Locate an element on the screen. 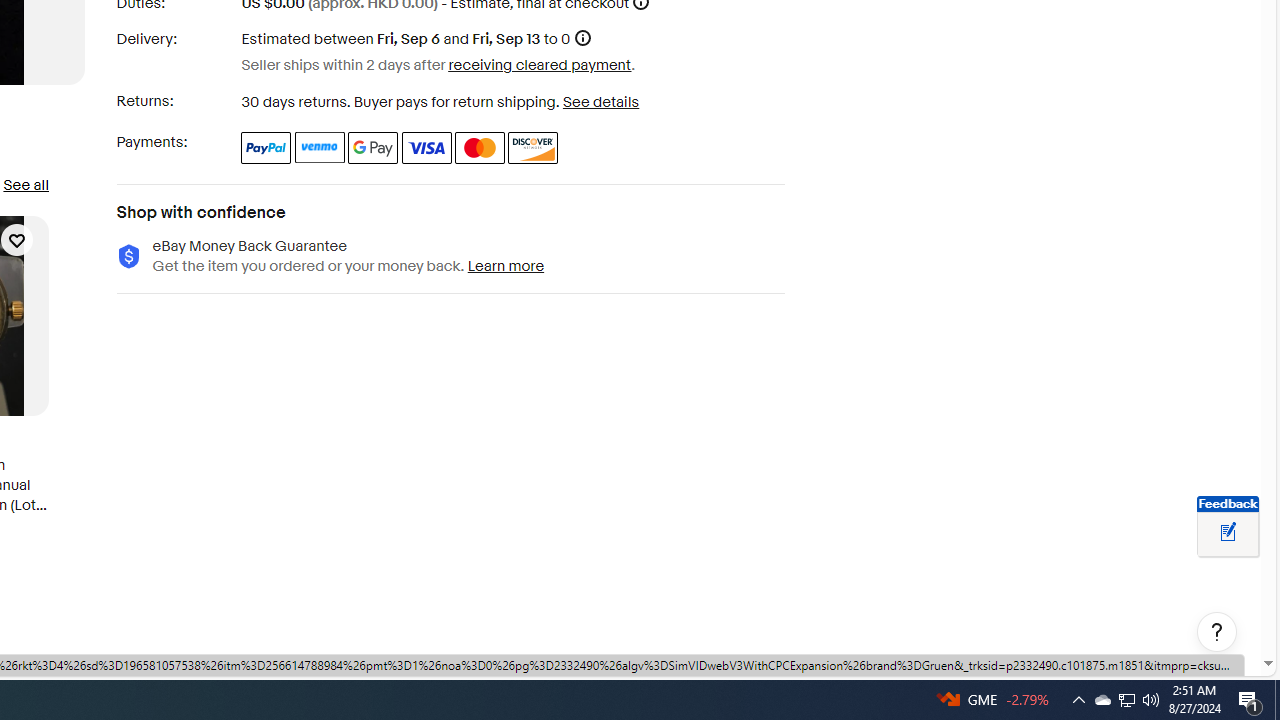 The width and height of the screenshot is (1280, 720). 'receiving cleared payment' is located at coordinates (540, 63).